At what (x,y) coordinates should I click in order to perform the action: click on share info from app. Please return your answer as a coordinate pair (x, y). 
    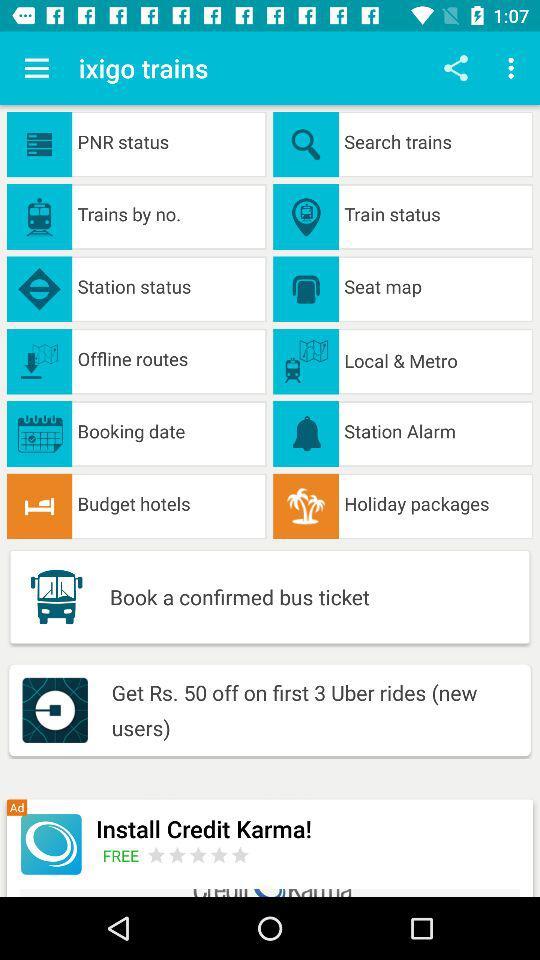
    Looking at the image, I should click on (455, 68).